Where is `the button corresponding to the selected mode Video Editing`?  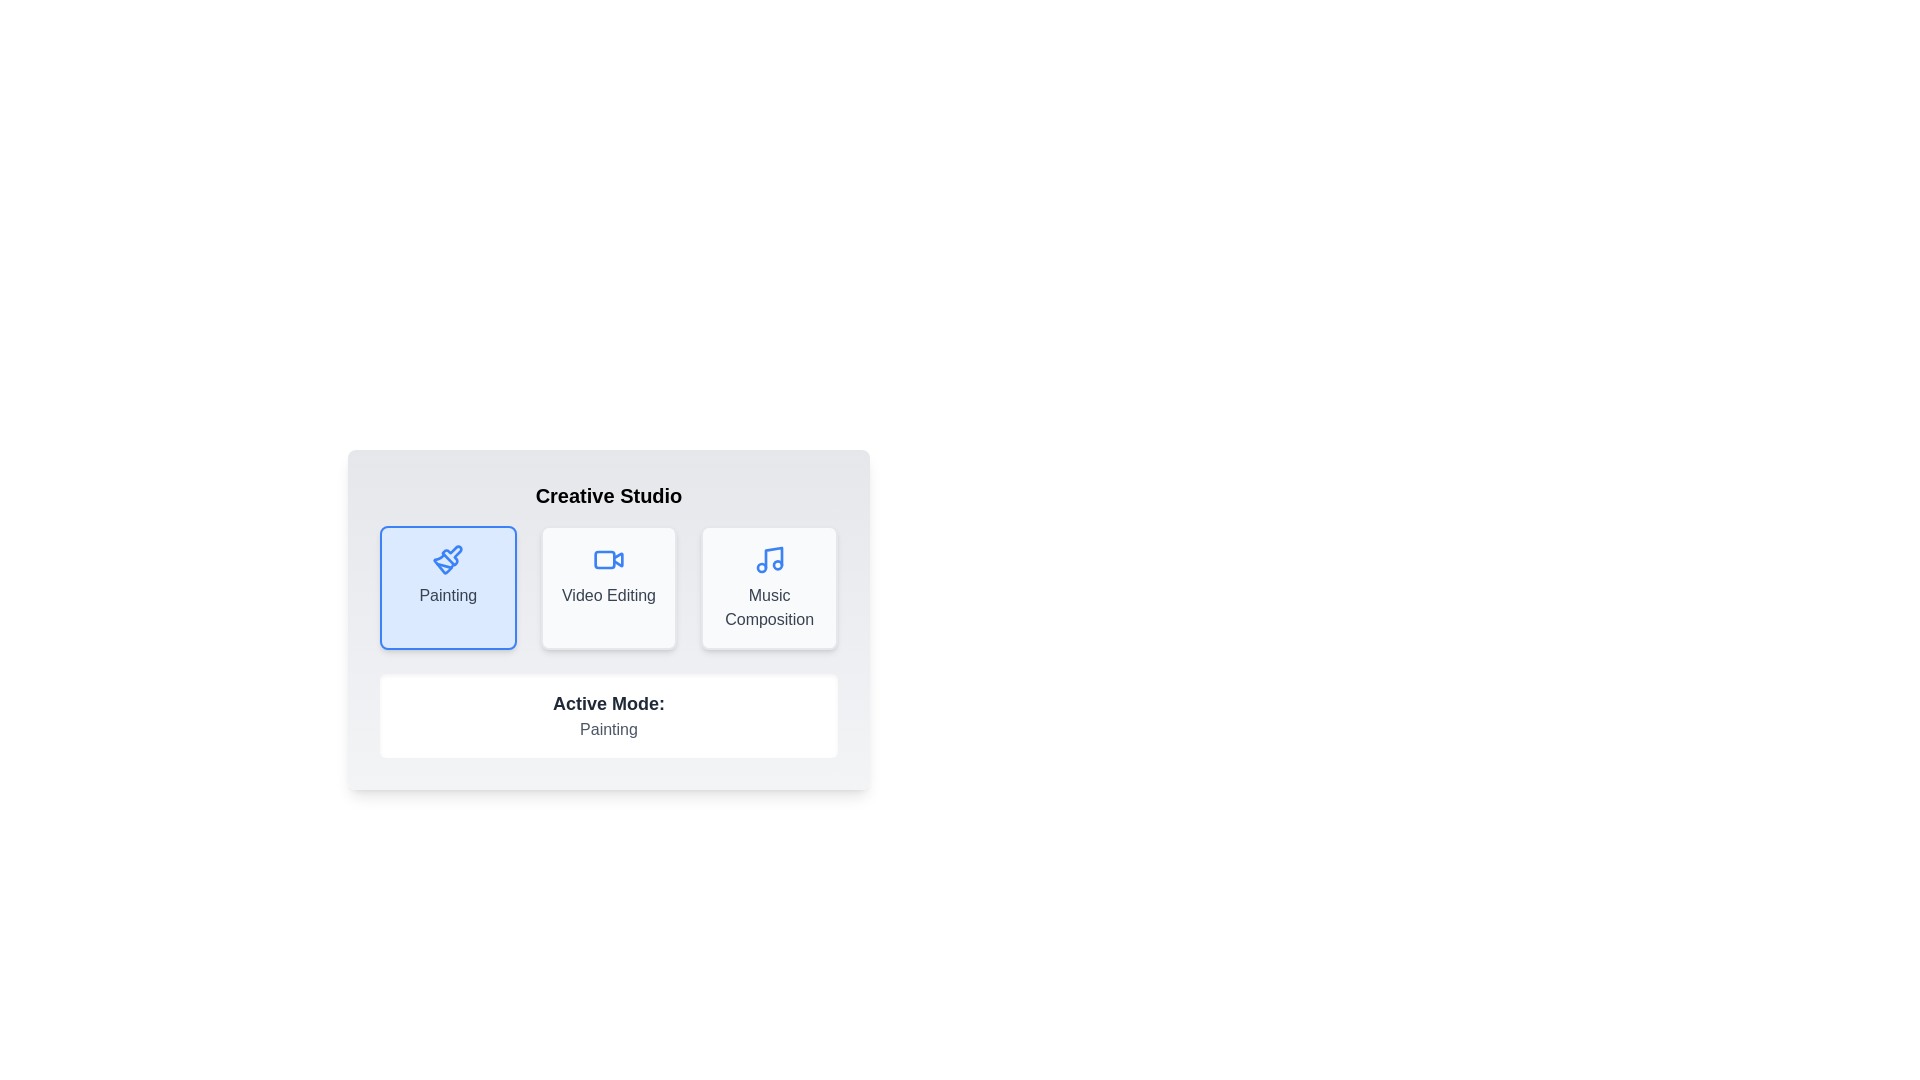 the button corresponding to the selected mode Video Editing is located at coordinates (608, 586).